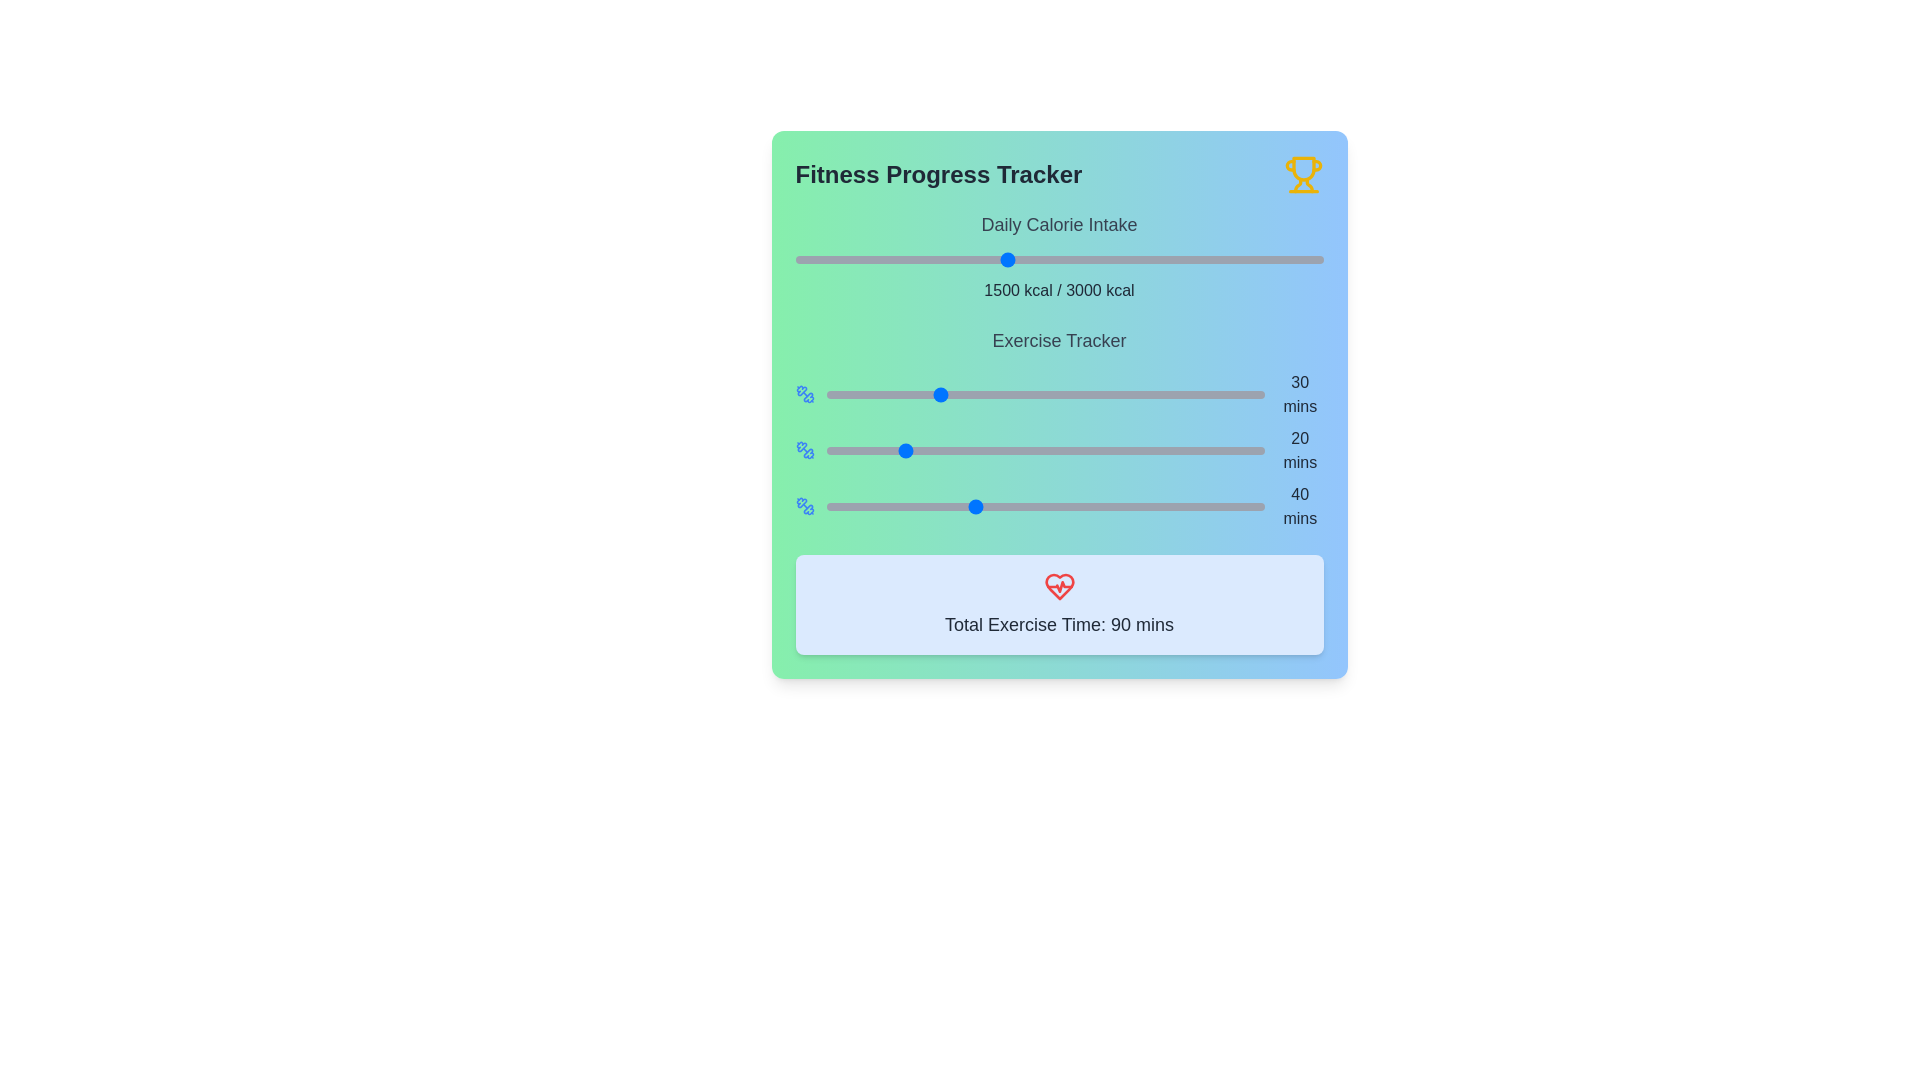 The height and width of the screenshot is (1080, 1920). Describe the element at coordinates (1058, 290) in the screenshot. I see `the static text display showing the current and total calorie count located in the 'Daily Calorie Intake' section below the progress bar and heading` at that location.